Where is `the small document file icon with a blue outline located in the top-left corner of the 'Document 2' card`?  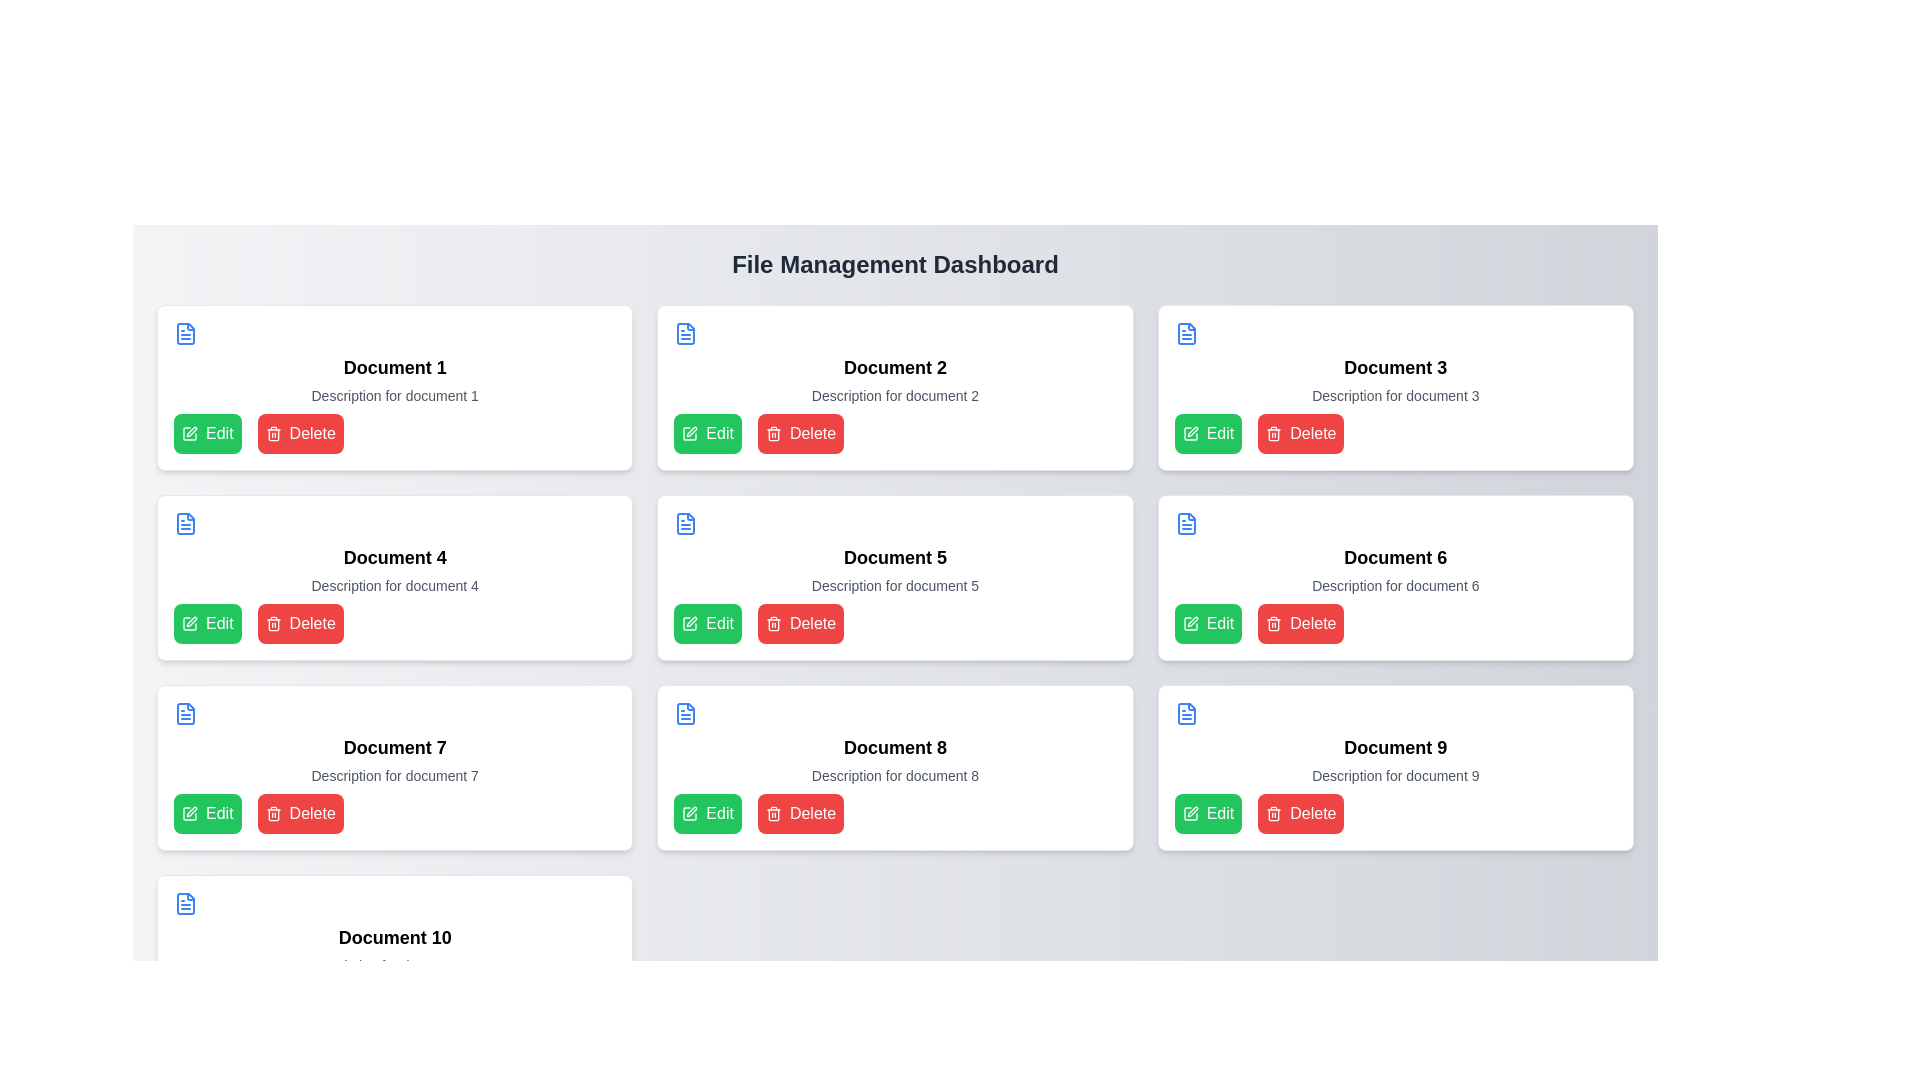
the small document file icon with a blue outline located in the top-left corner of the 'Document 2' card is located at coordinates (686, 333).